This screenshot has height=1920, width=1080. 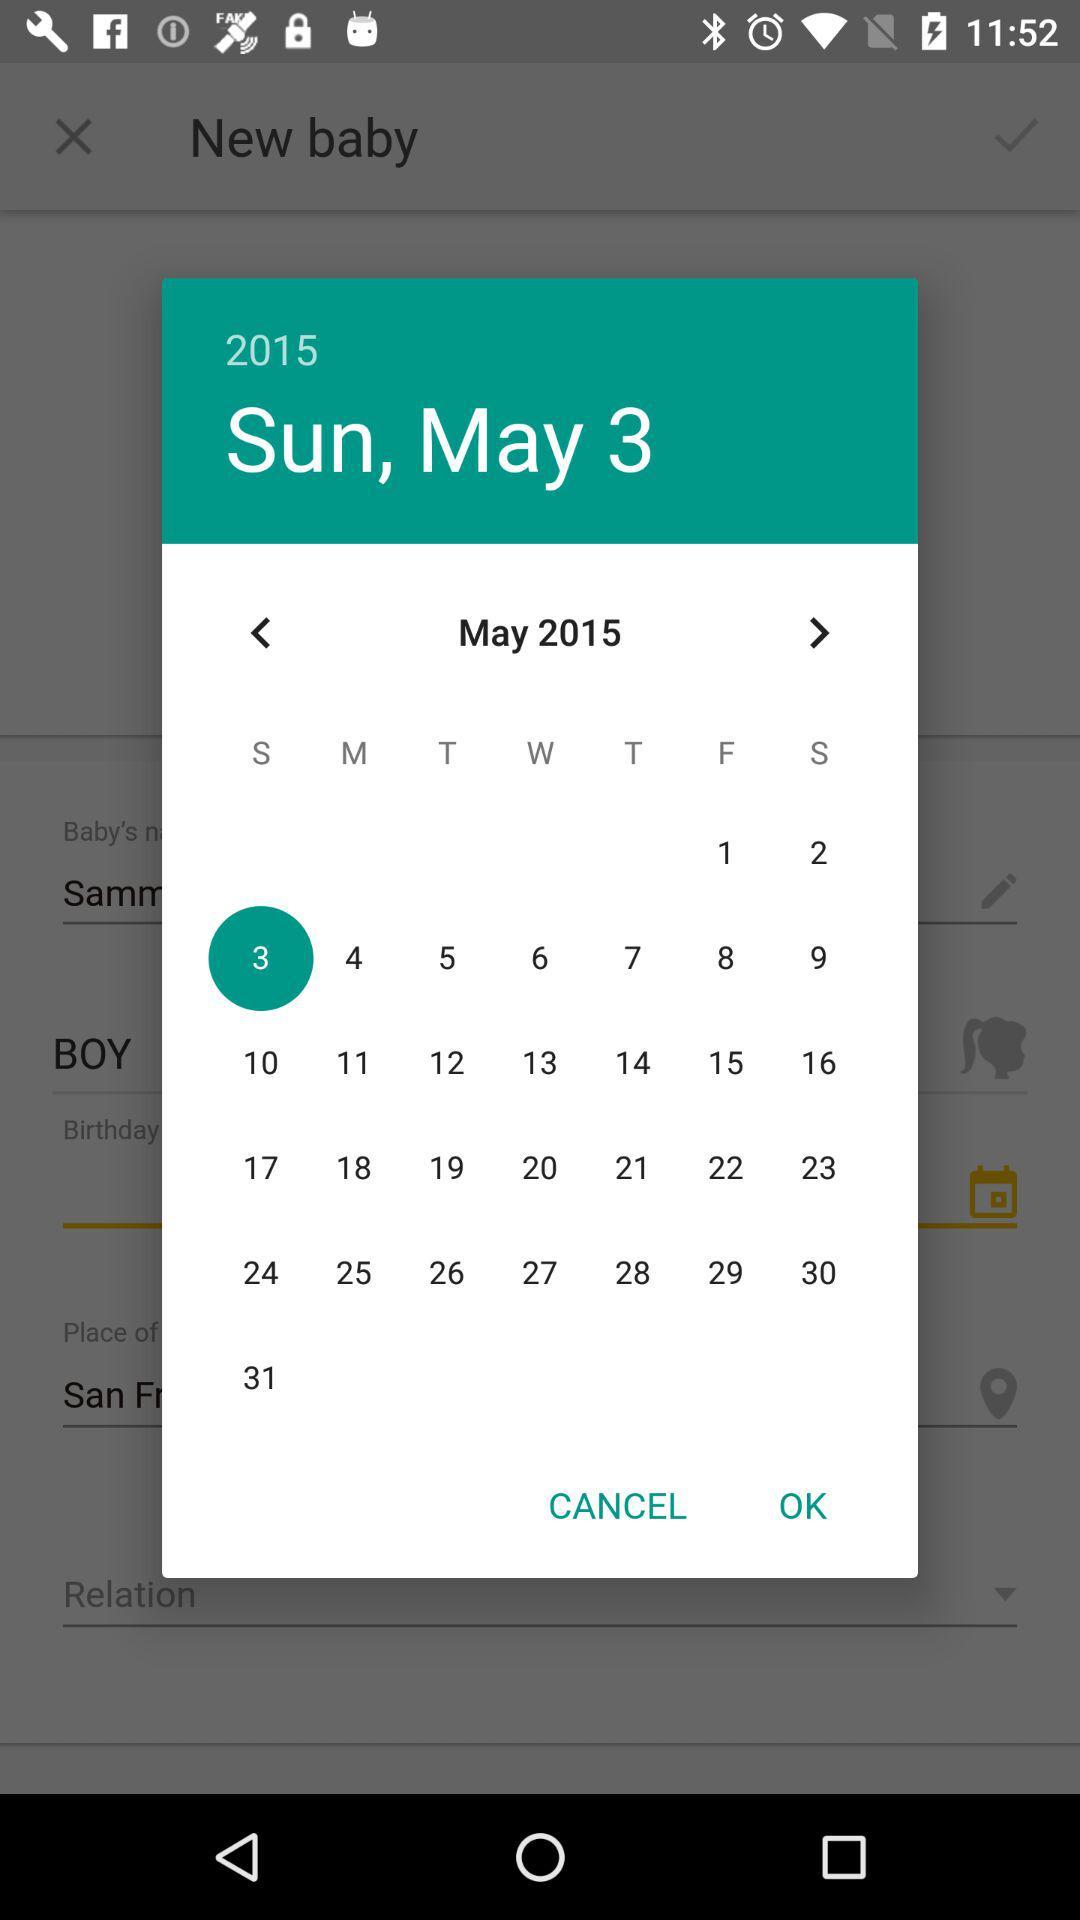 What do you see at coordinates (616, 1504) in the screenshot?
I see `item next to ok item` at bounding box center [616, 1504].